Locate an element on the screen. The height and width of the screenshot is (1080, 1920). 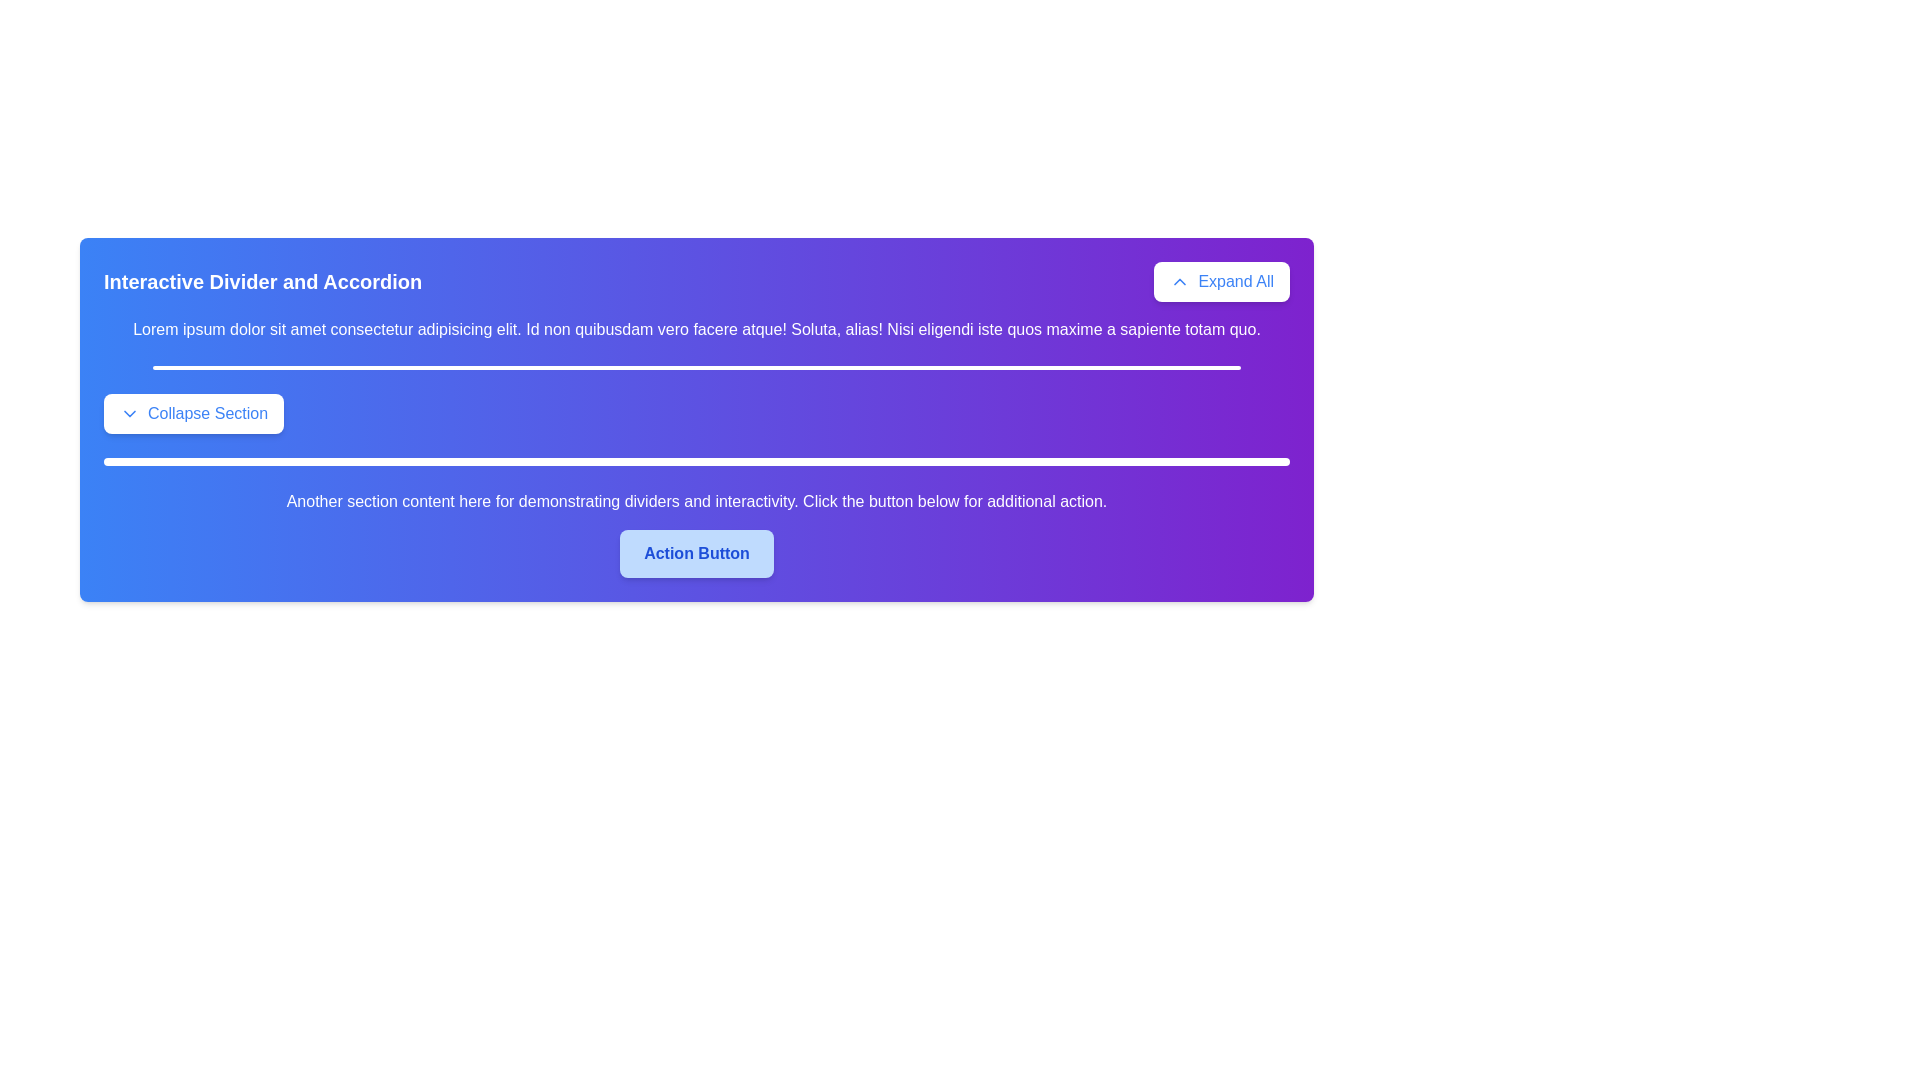
the text in the Text block located below the title 'Interactive Divider and Accordion' and above a decorative divider for copying is located at coordinates (696, 329).